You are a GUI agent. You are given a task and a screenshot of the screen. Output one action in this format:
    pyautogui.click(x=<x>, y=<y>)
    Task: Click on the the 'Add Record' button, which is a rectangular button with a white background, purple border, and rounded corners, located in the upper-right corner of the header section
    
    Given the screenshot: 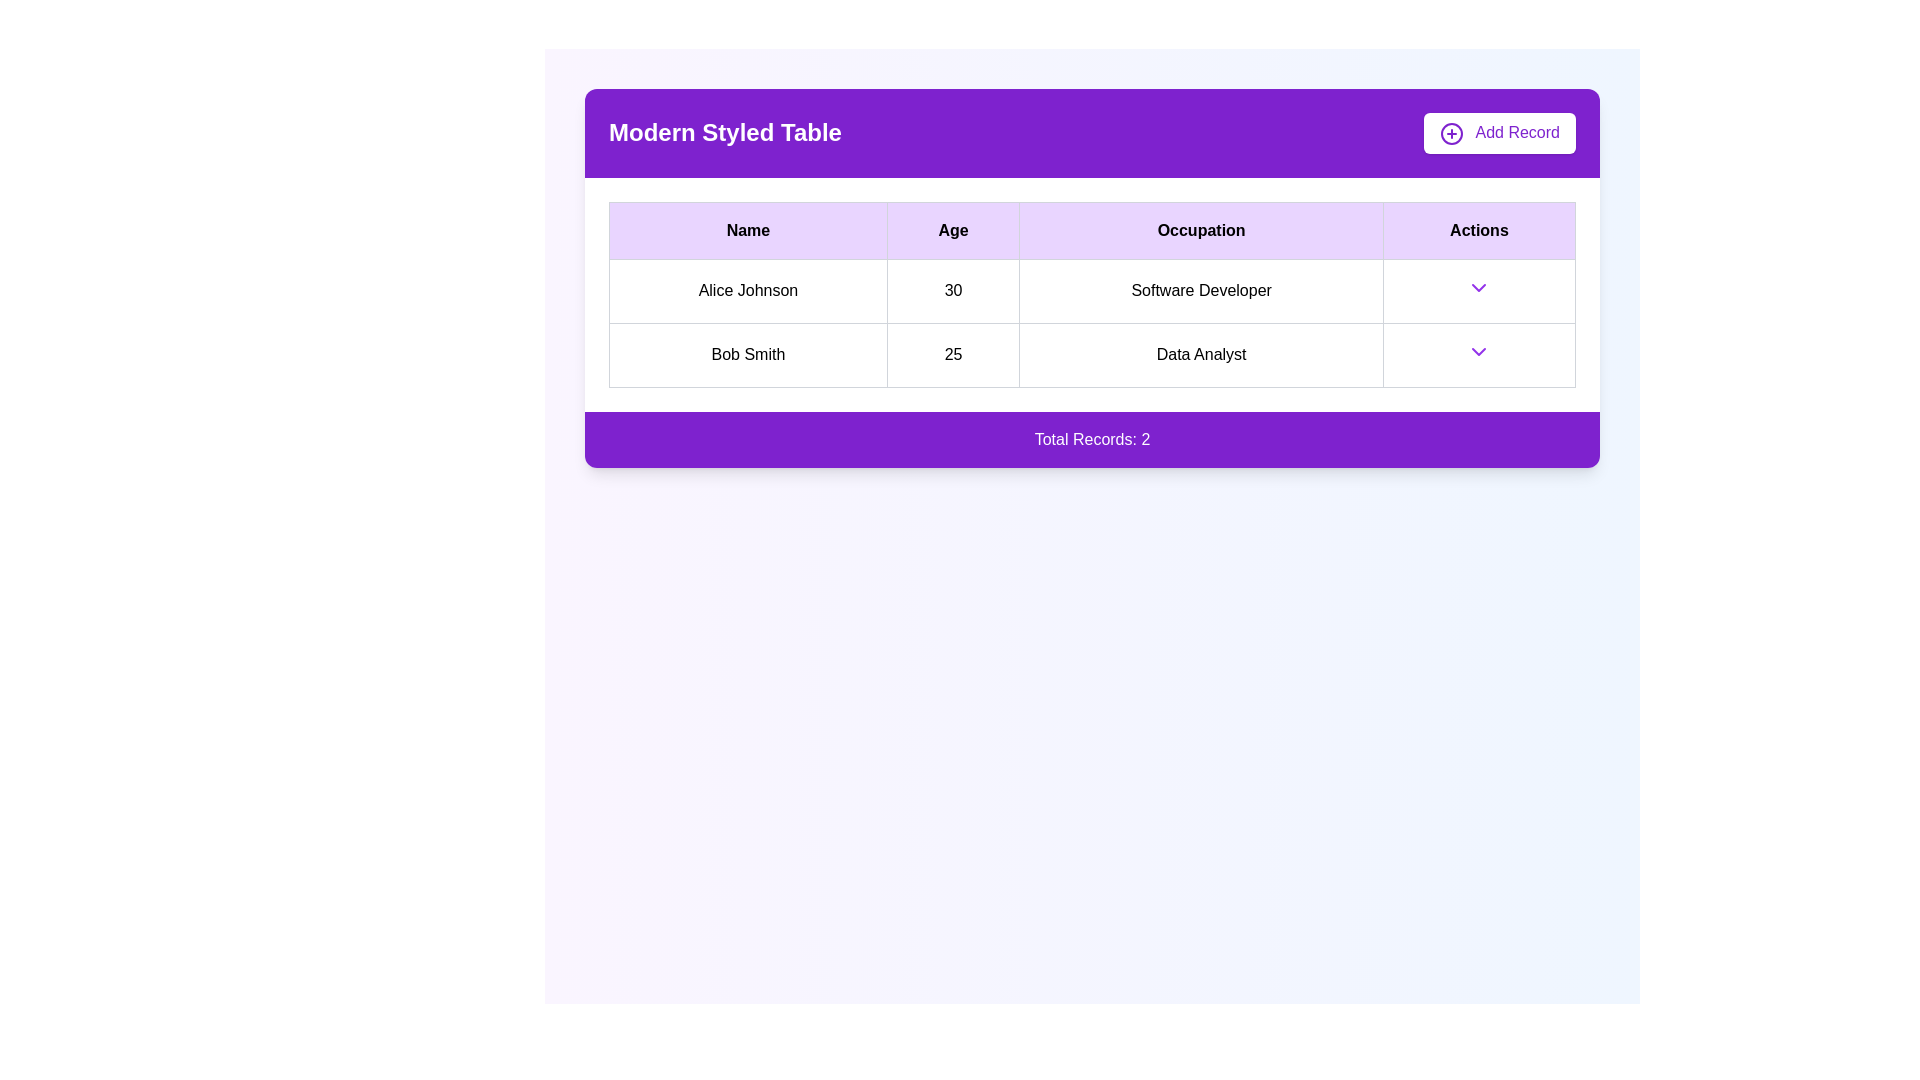 What is the action you would take?
    pyautogui.click(x=1499, y=133)
    